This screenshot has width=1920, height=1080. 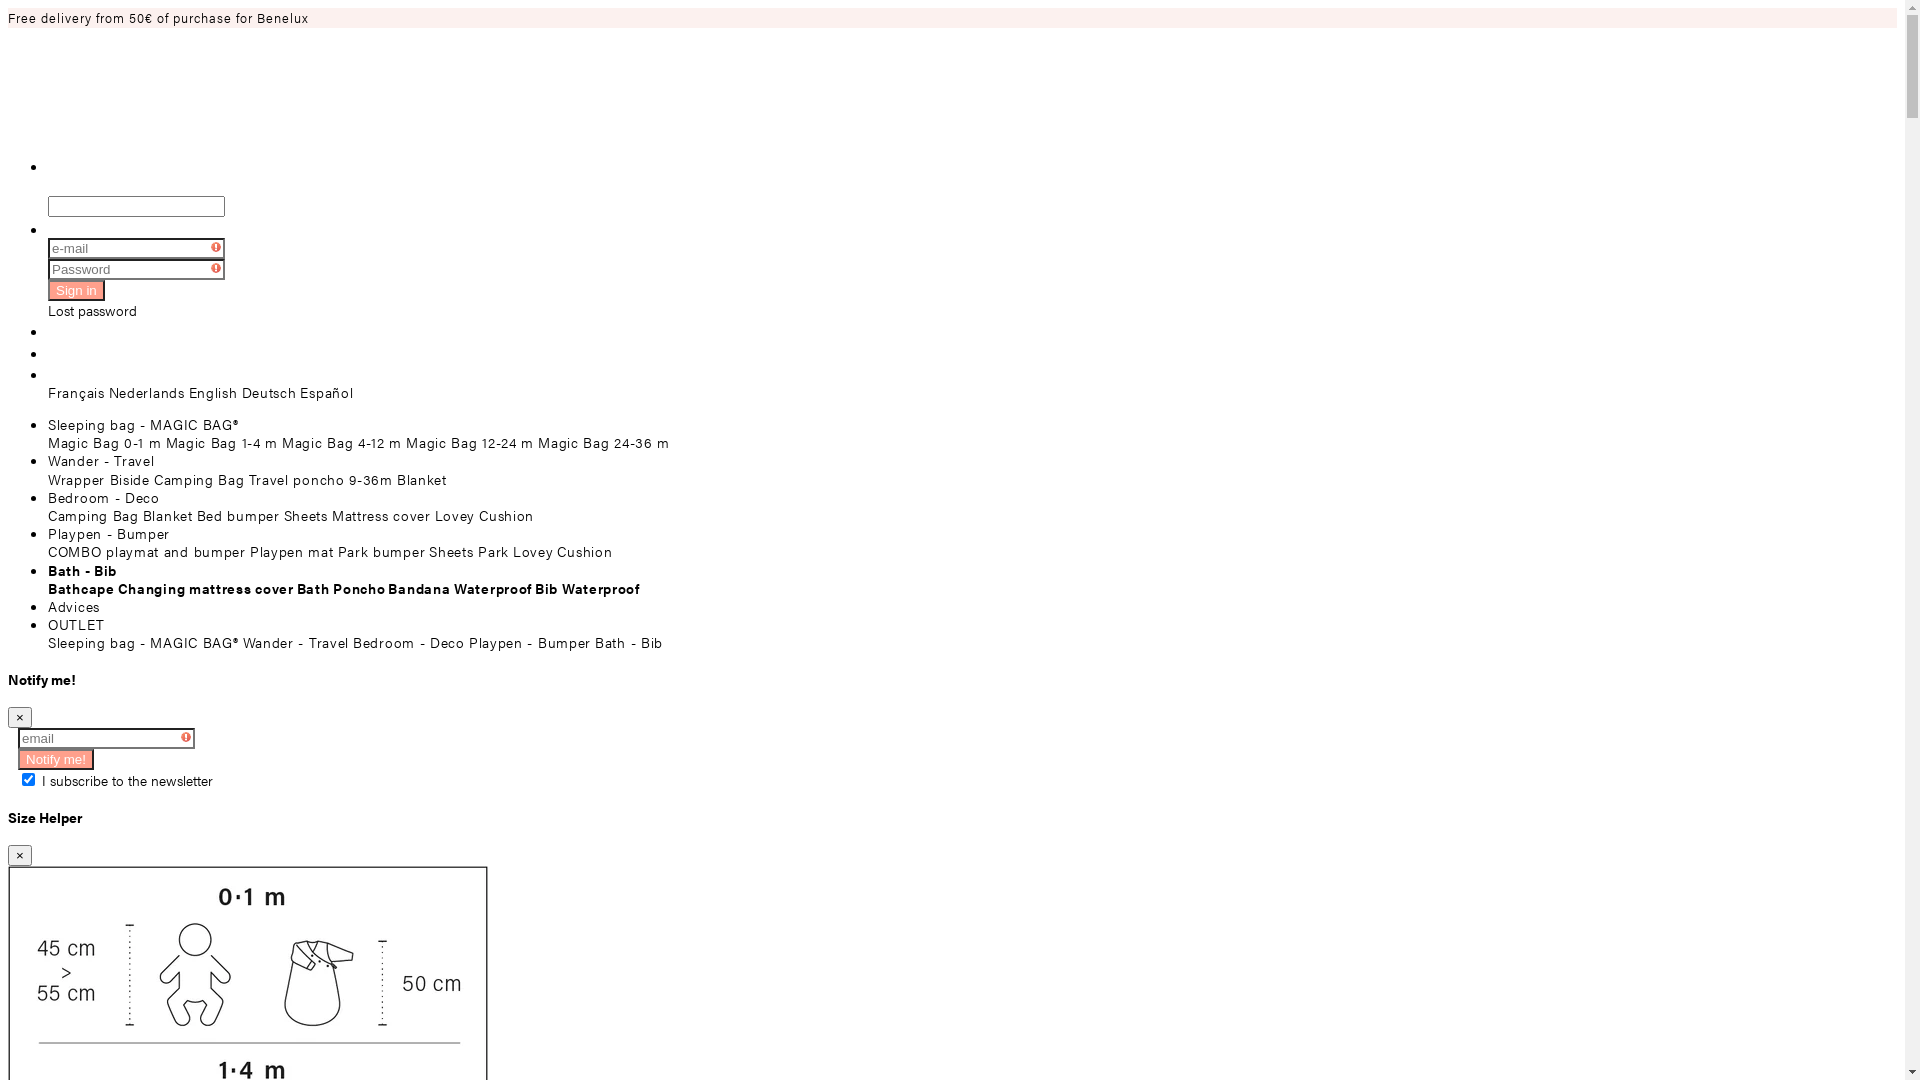 What do you see at coordinates (199, 478) in the screenshot?
I see `'Camping Bag'` at bounding box center [199, 478].